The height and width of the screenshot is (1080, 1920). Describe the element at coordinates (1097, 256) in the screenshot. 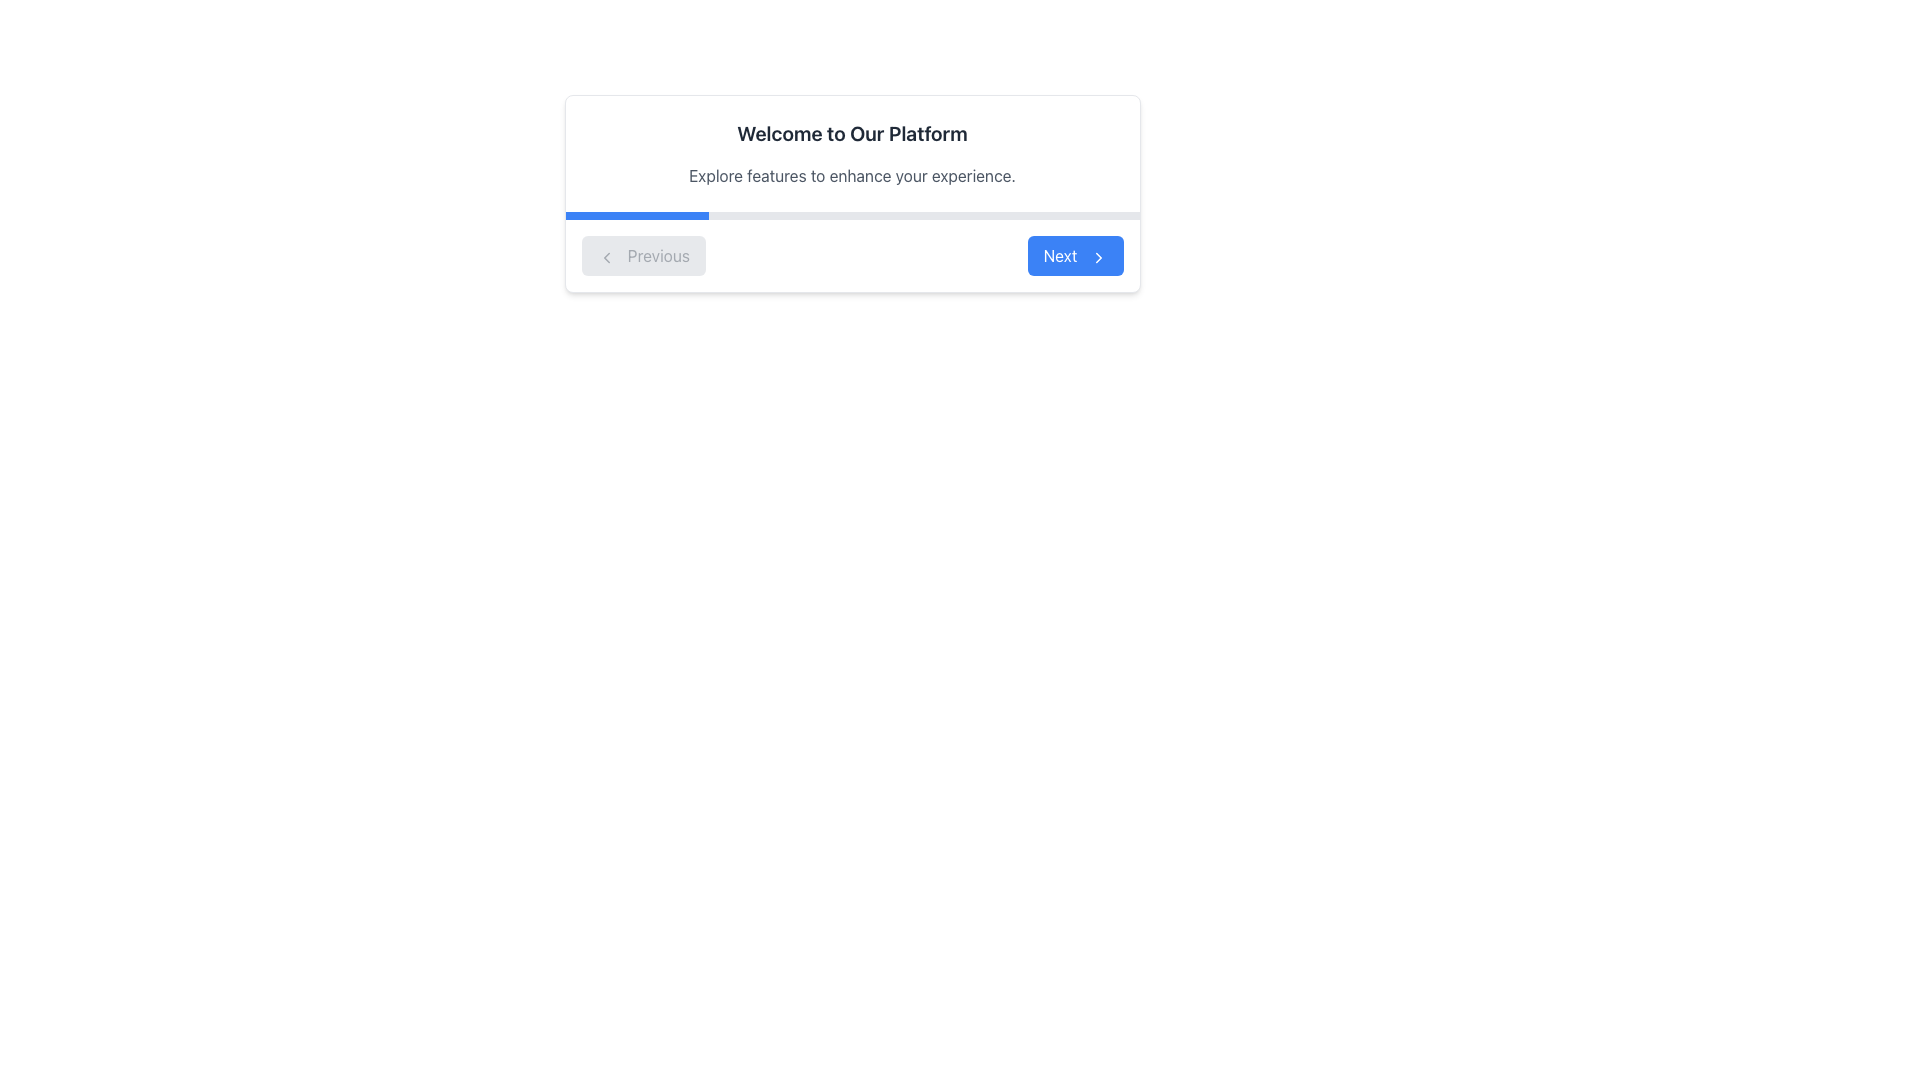

I see `the arrow icon indicating progression within the 'Next' button located at the bottom-right of the central dialog box` at that location.